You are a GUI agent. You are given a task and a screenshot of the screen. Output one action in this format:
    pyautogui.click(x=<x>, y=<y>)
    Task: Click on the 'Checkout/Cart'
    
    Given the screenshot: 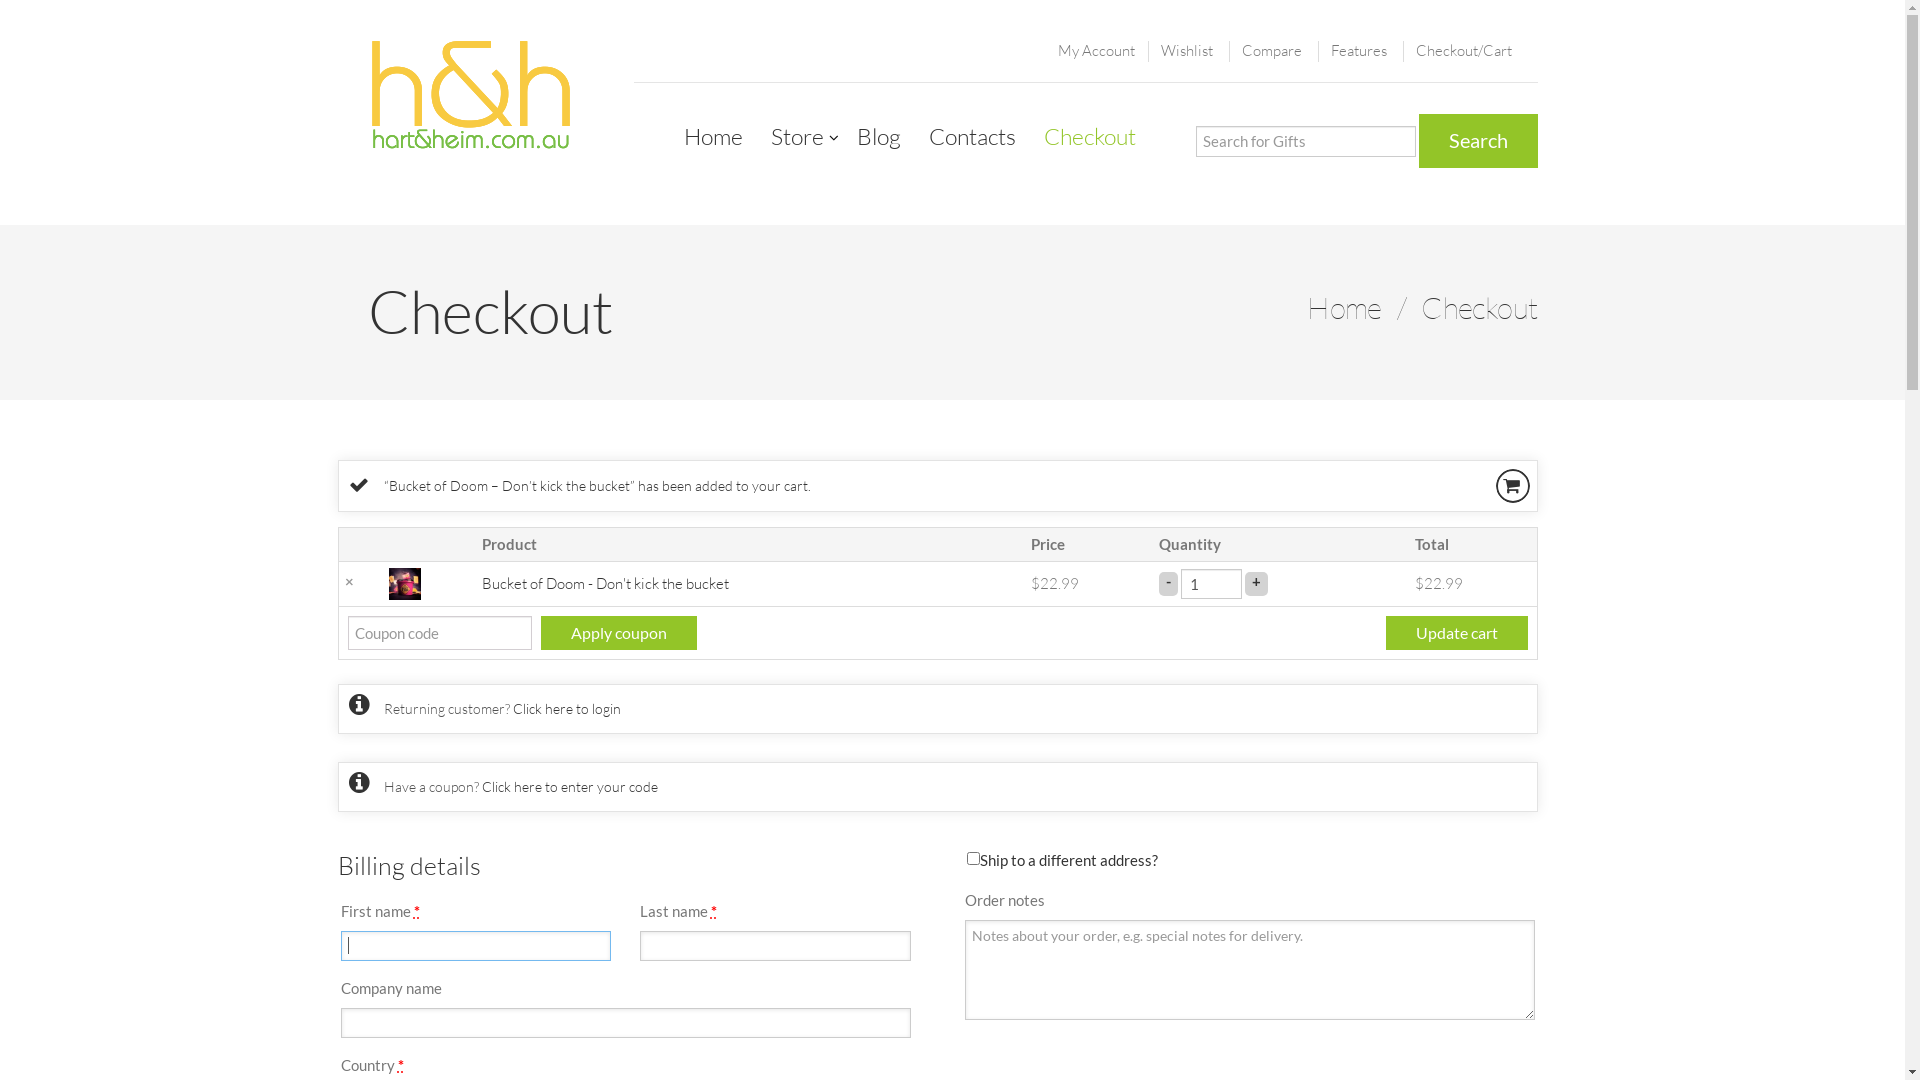 What is the action you would take?
    pyautogui.click(x=1464, y=49)
    